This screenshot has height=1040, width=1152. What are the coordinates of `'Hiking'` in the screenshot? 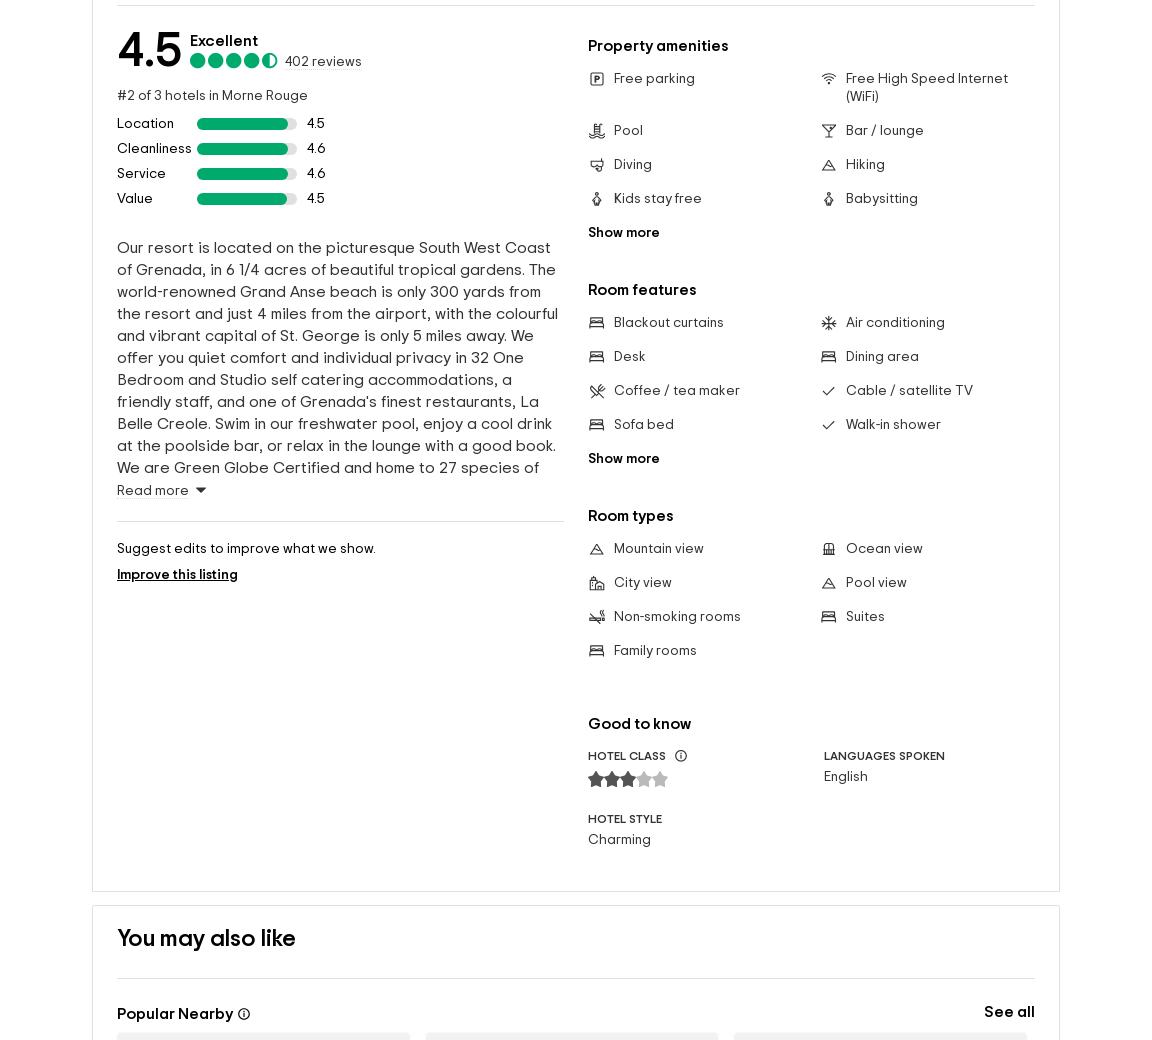 It's located at (844, 165).